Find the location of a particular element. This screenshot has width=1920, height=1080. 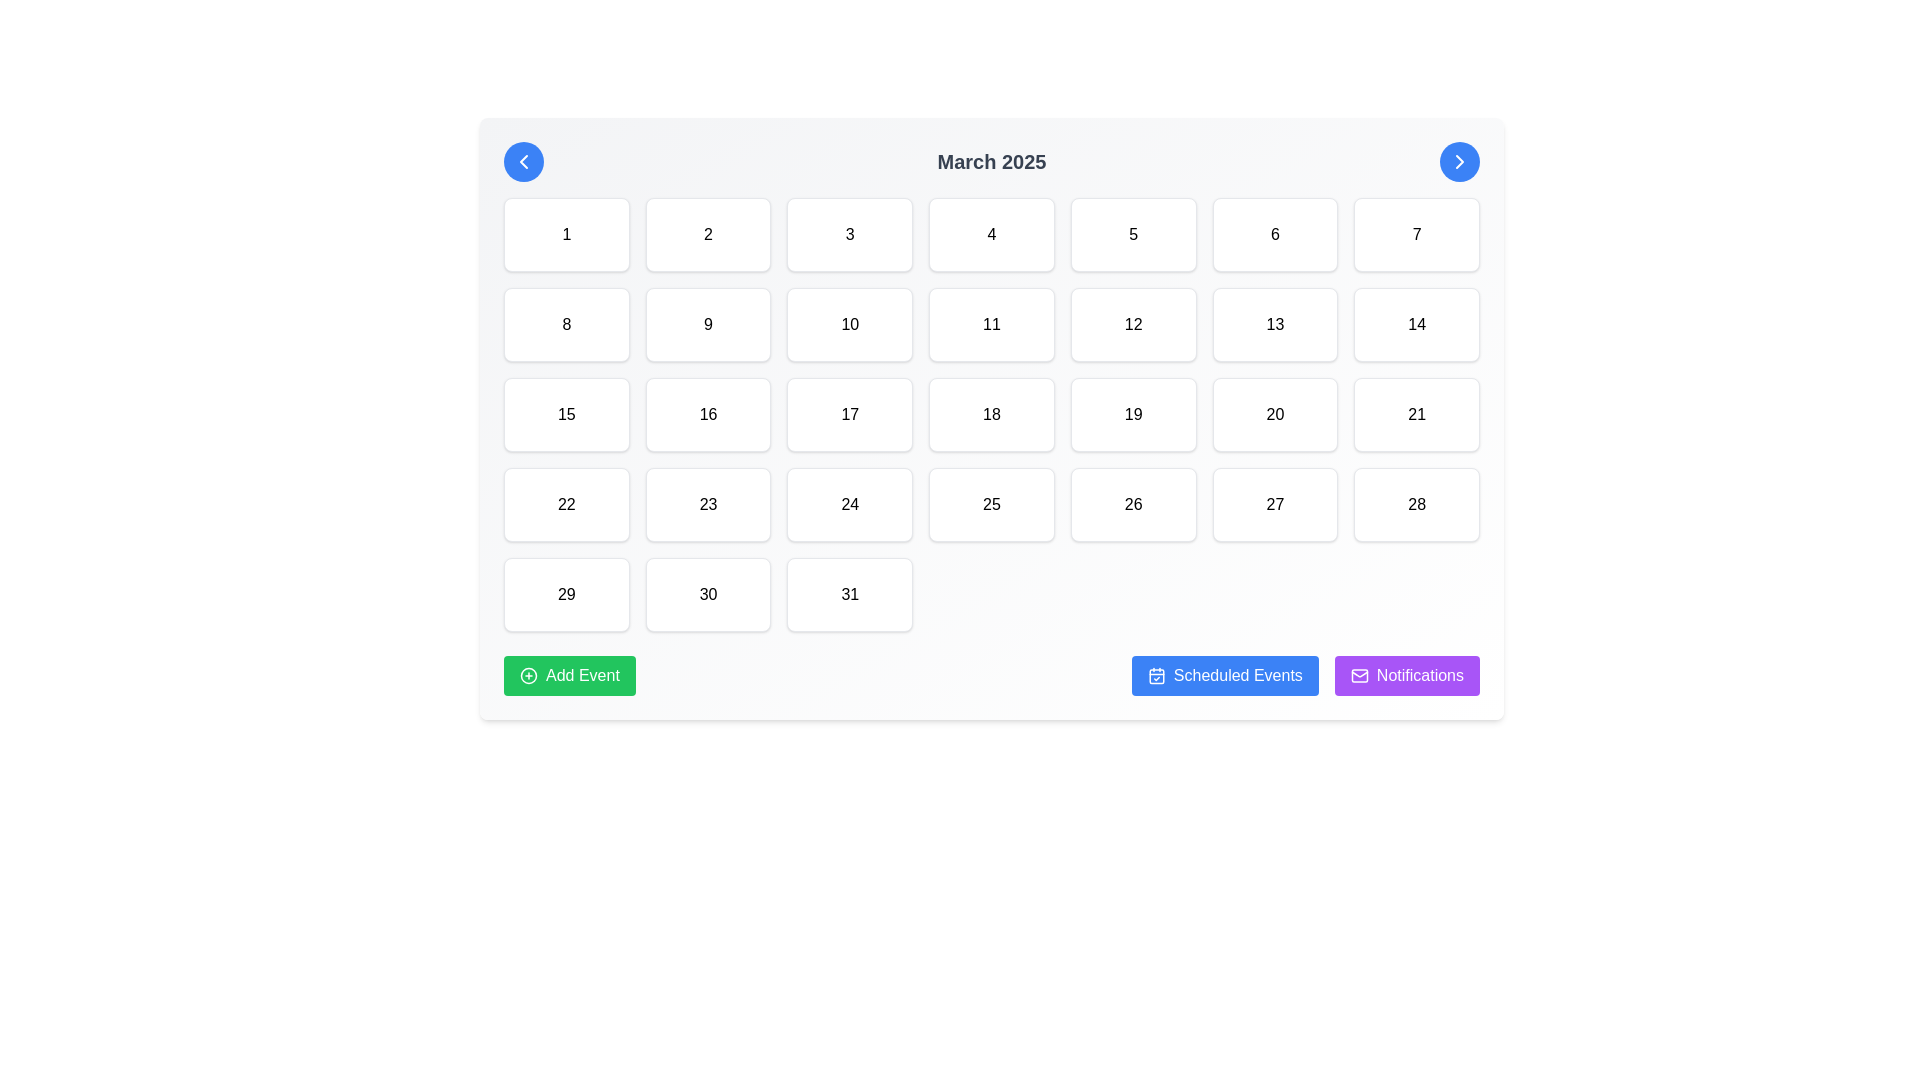

the Calendar date cell displaying the number '15' is located at coordinates (565, 414).